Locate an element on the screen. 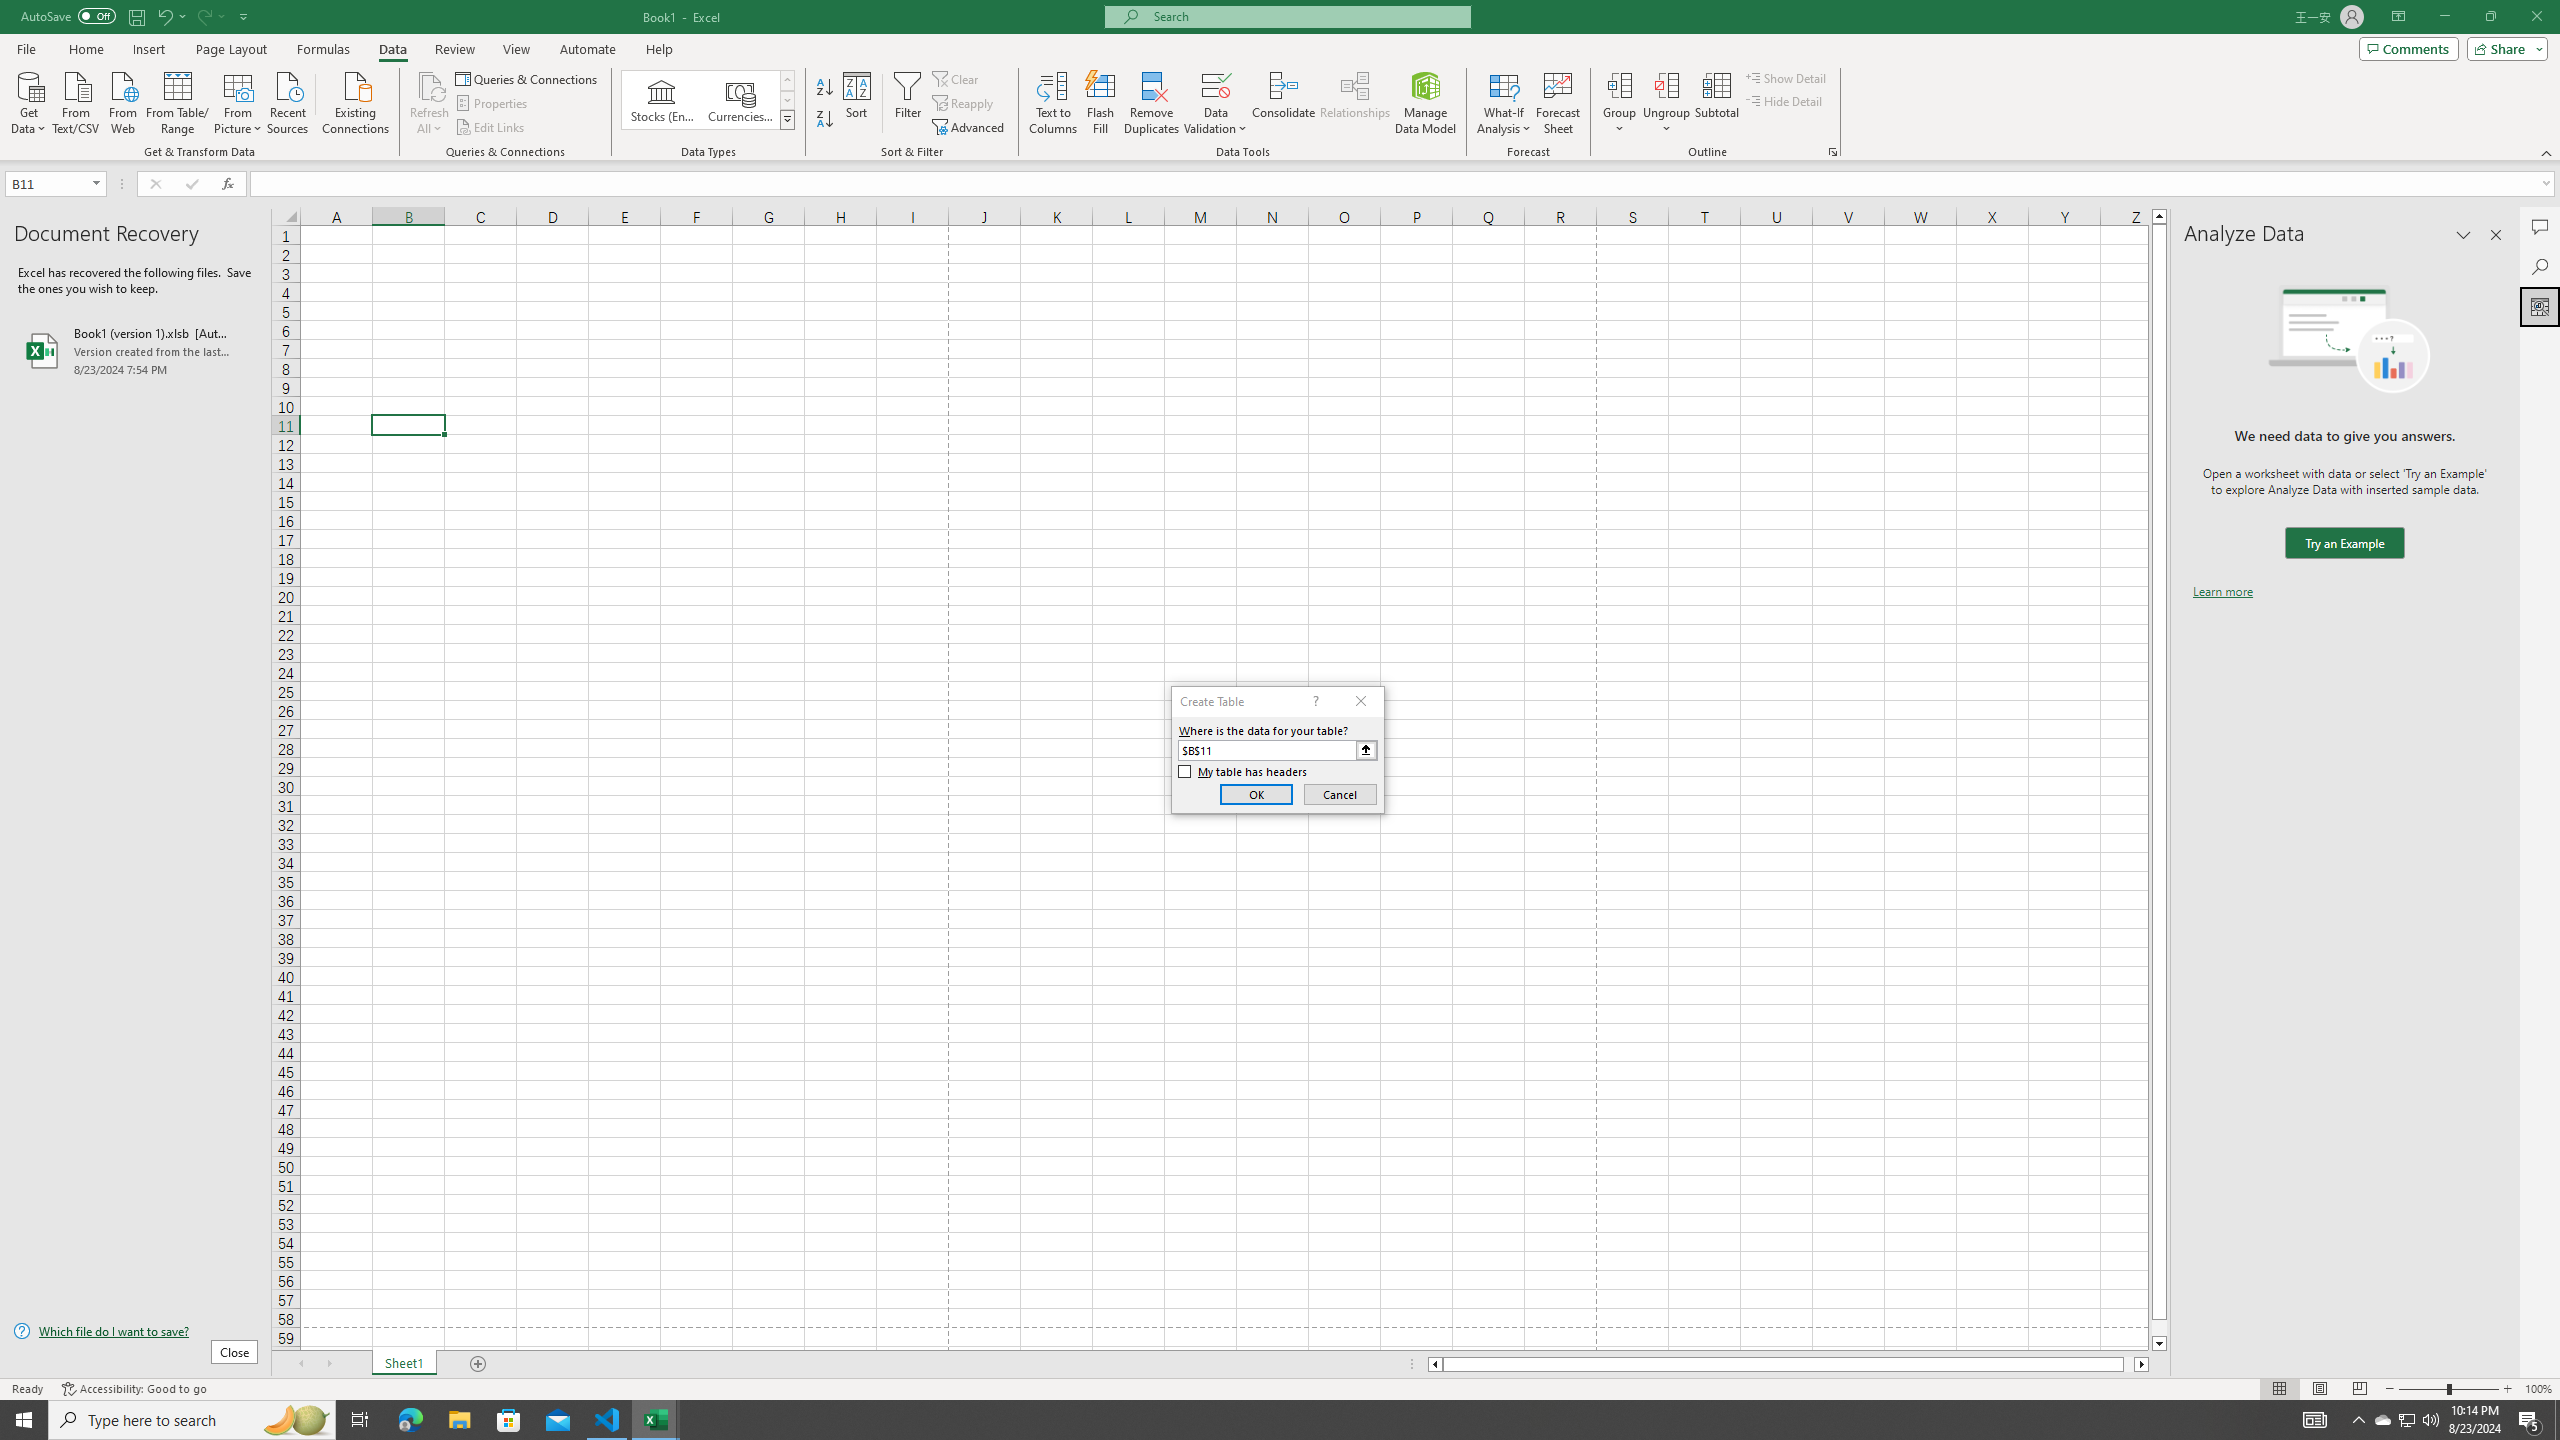 The width and height of the screenshot is (2560, 1440). 'From Table/Range' is located at coordinates (176, 100).